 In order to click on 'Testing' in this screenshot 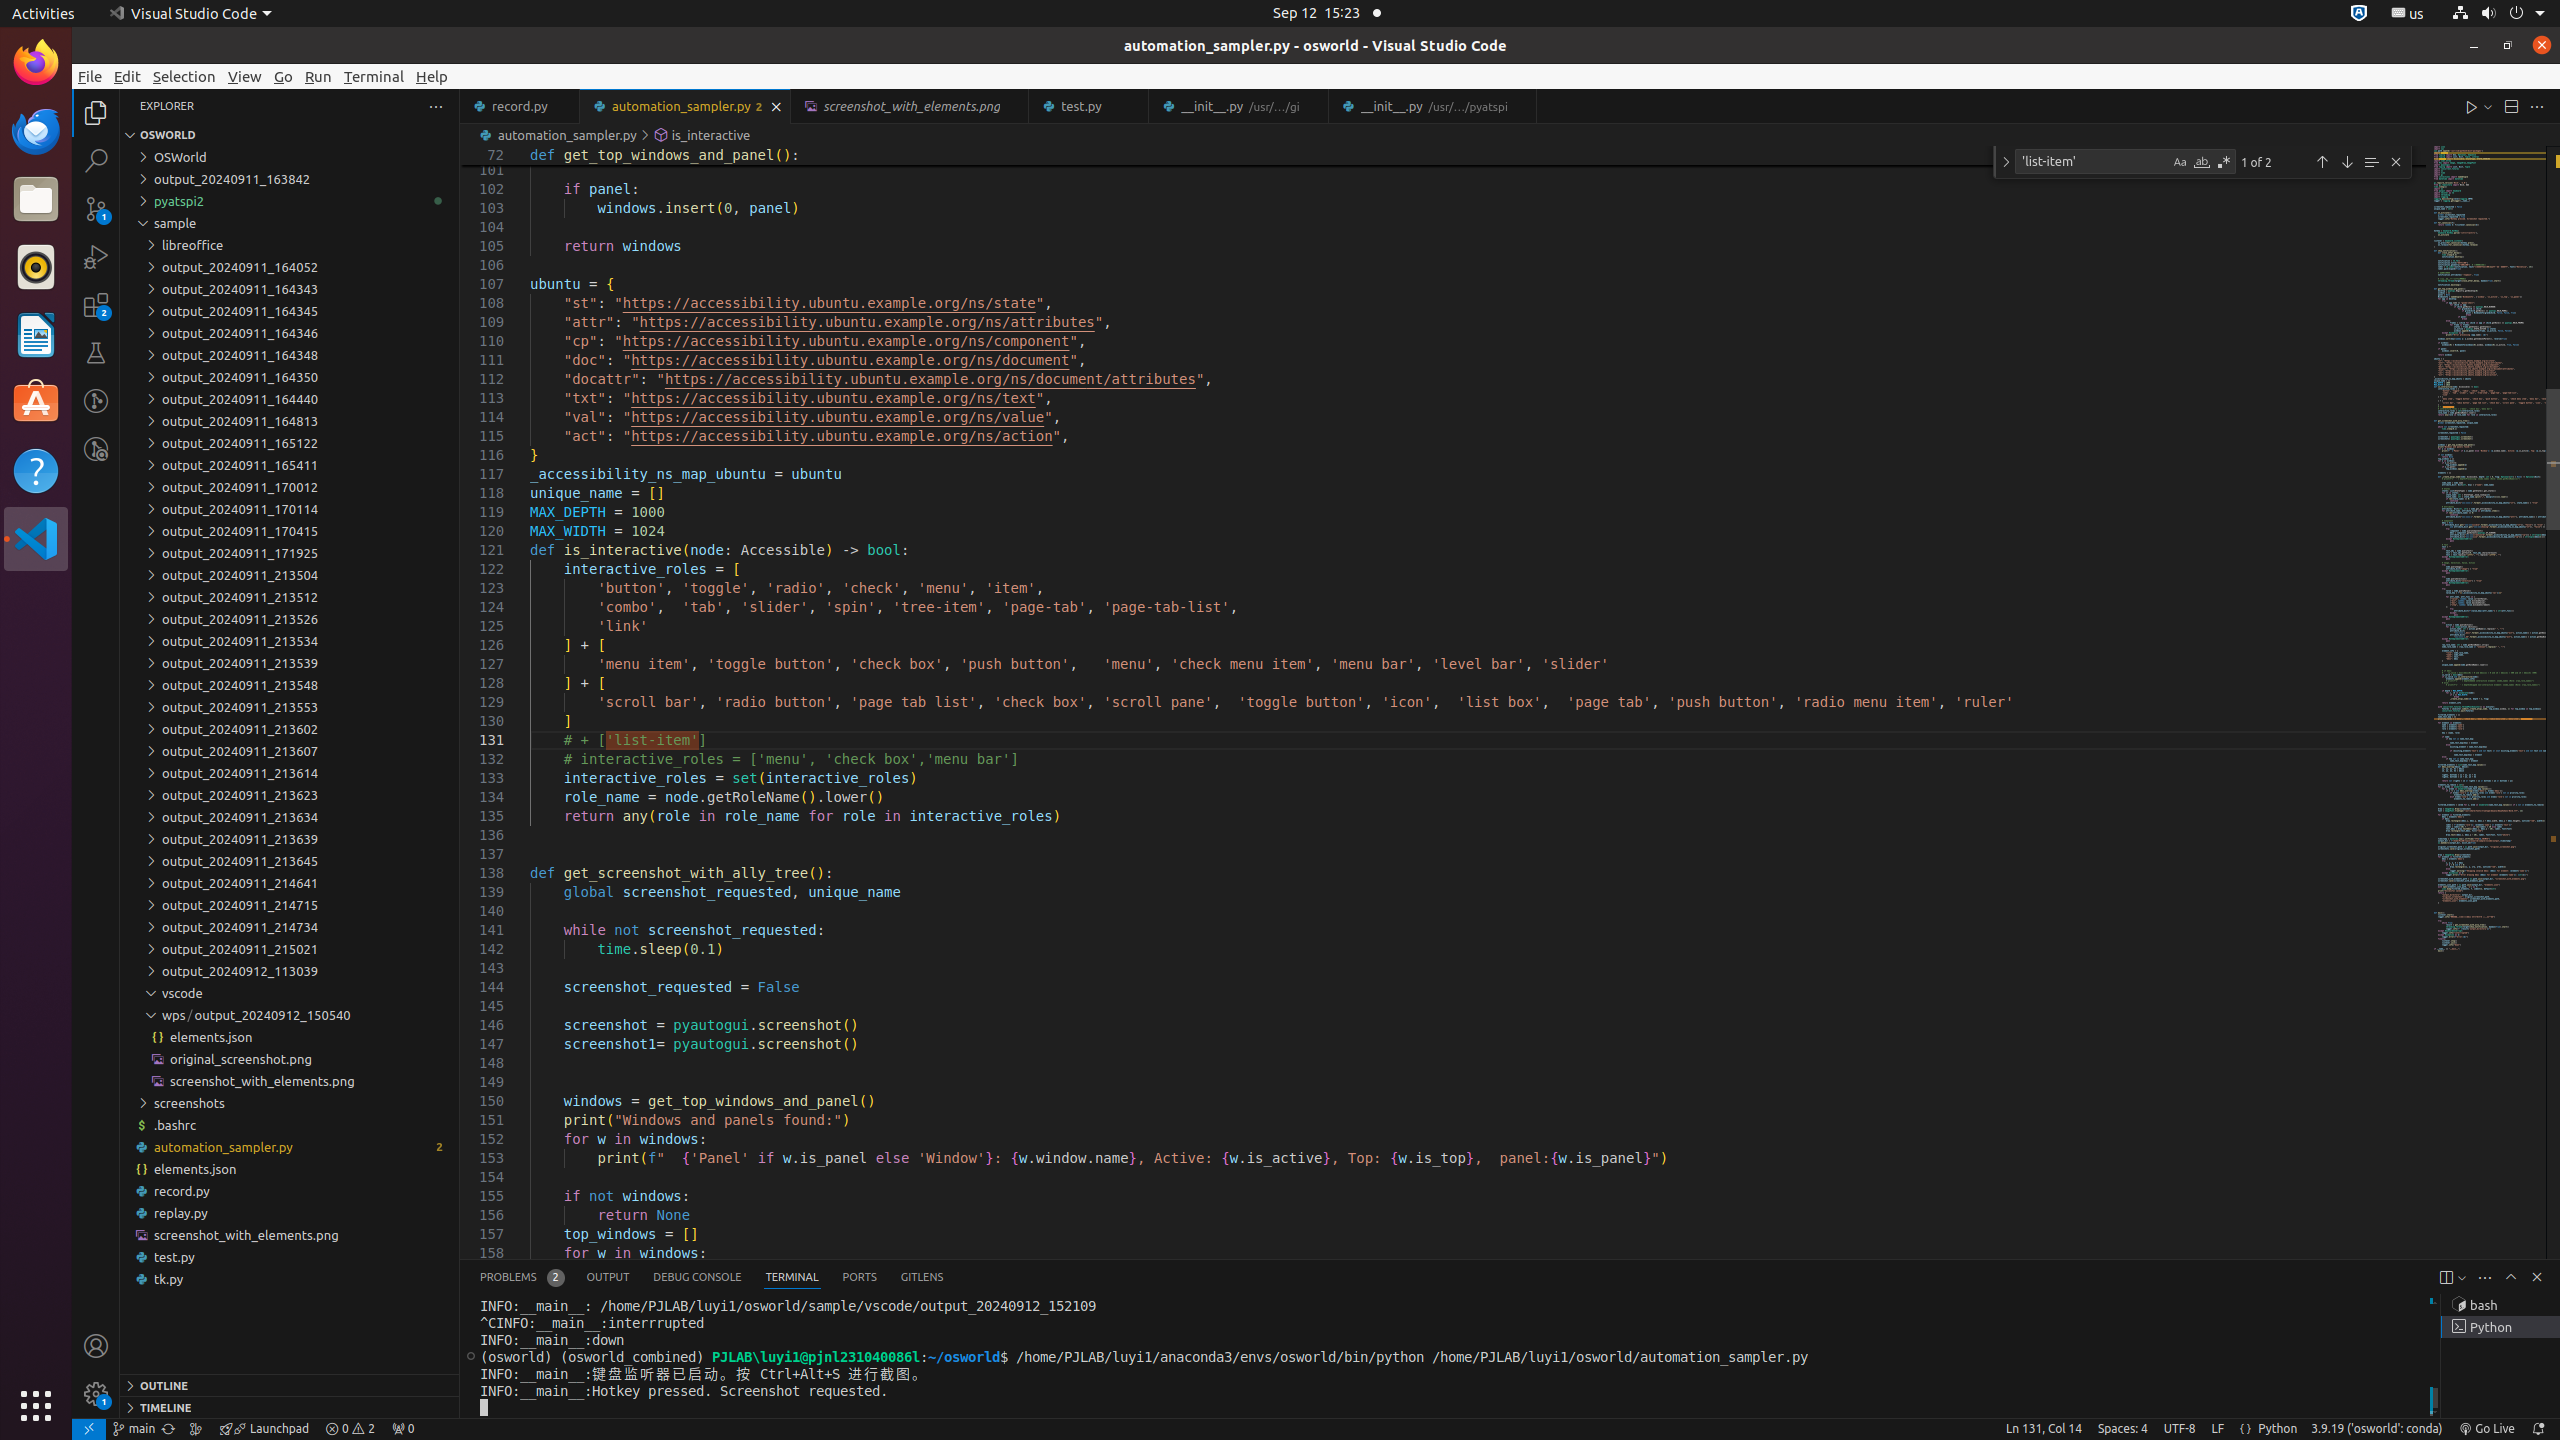, I will do `click(95, 352)`.